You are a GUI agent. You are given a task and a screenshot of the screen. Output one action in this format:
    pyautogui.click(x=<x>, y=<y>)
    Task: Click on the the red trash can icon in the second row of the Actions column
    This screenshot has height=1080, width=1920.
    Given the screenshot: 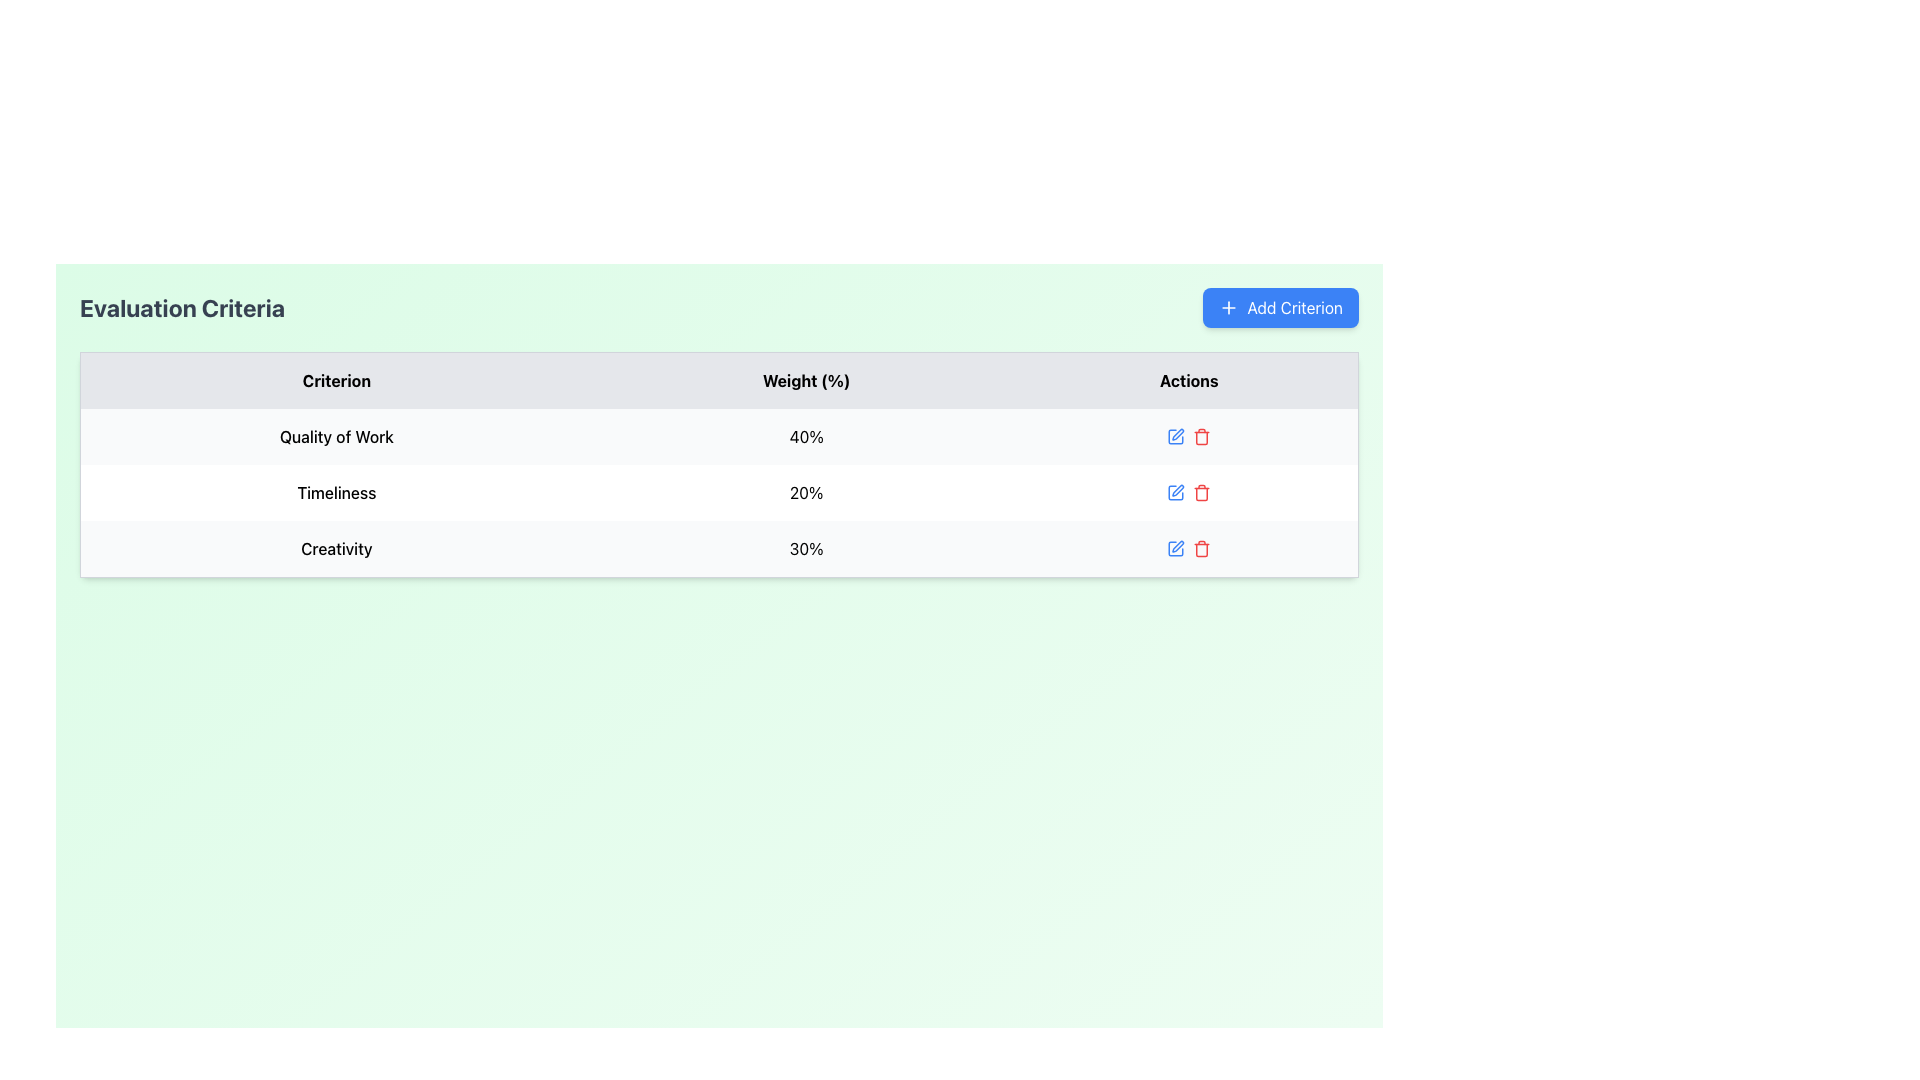 What is the action you would take?
    pyautogui.click(x=1189, y=493)
    